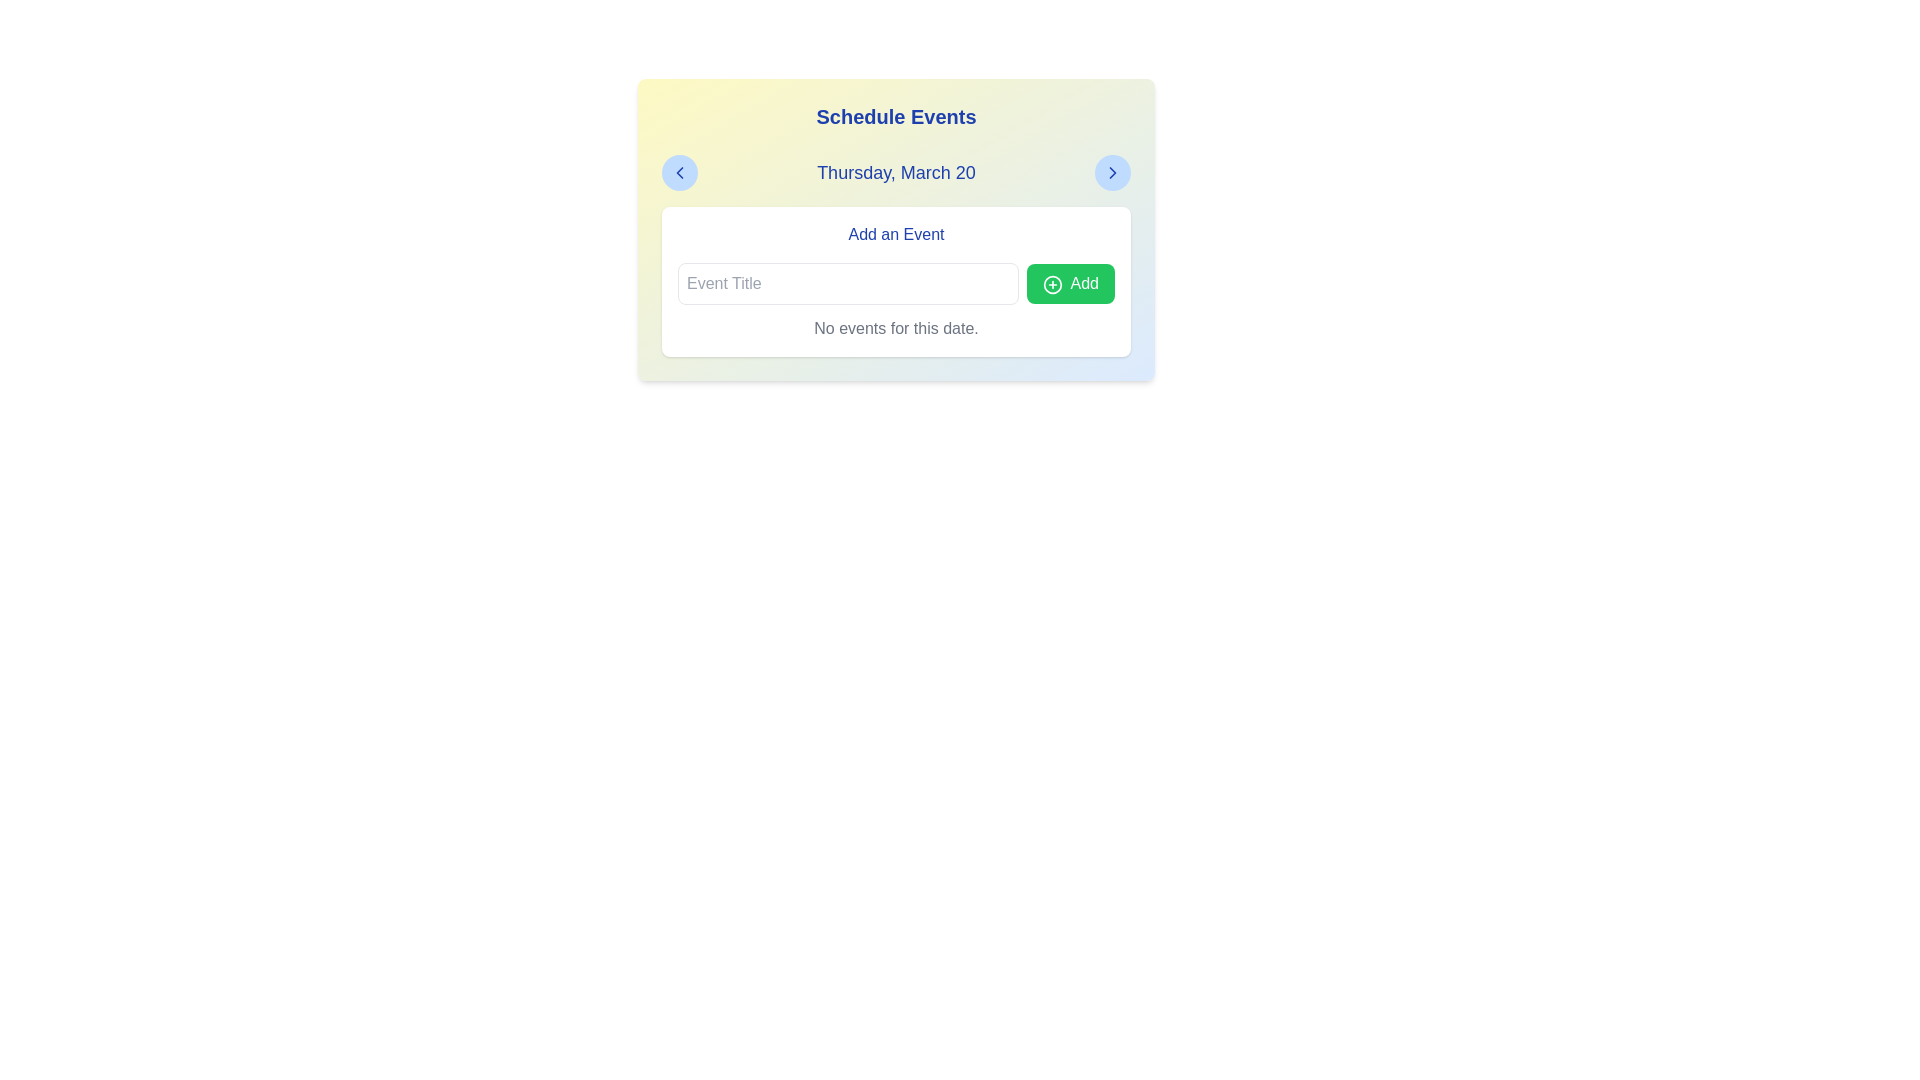 This screenshot has height=1080, width=1920. I want to click on the small light blue button with a left-pointing blue chevron icon, located to the left of the header labeled 'Thursday, March 20', so click(680, 172).